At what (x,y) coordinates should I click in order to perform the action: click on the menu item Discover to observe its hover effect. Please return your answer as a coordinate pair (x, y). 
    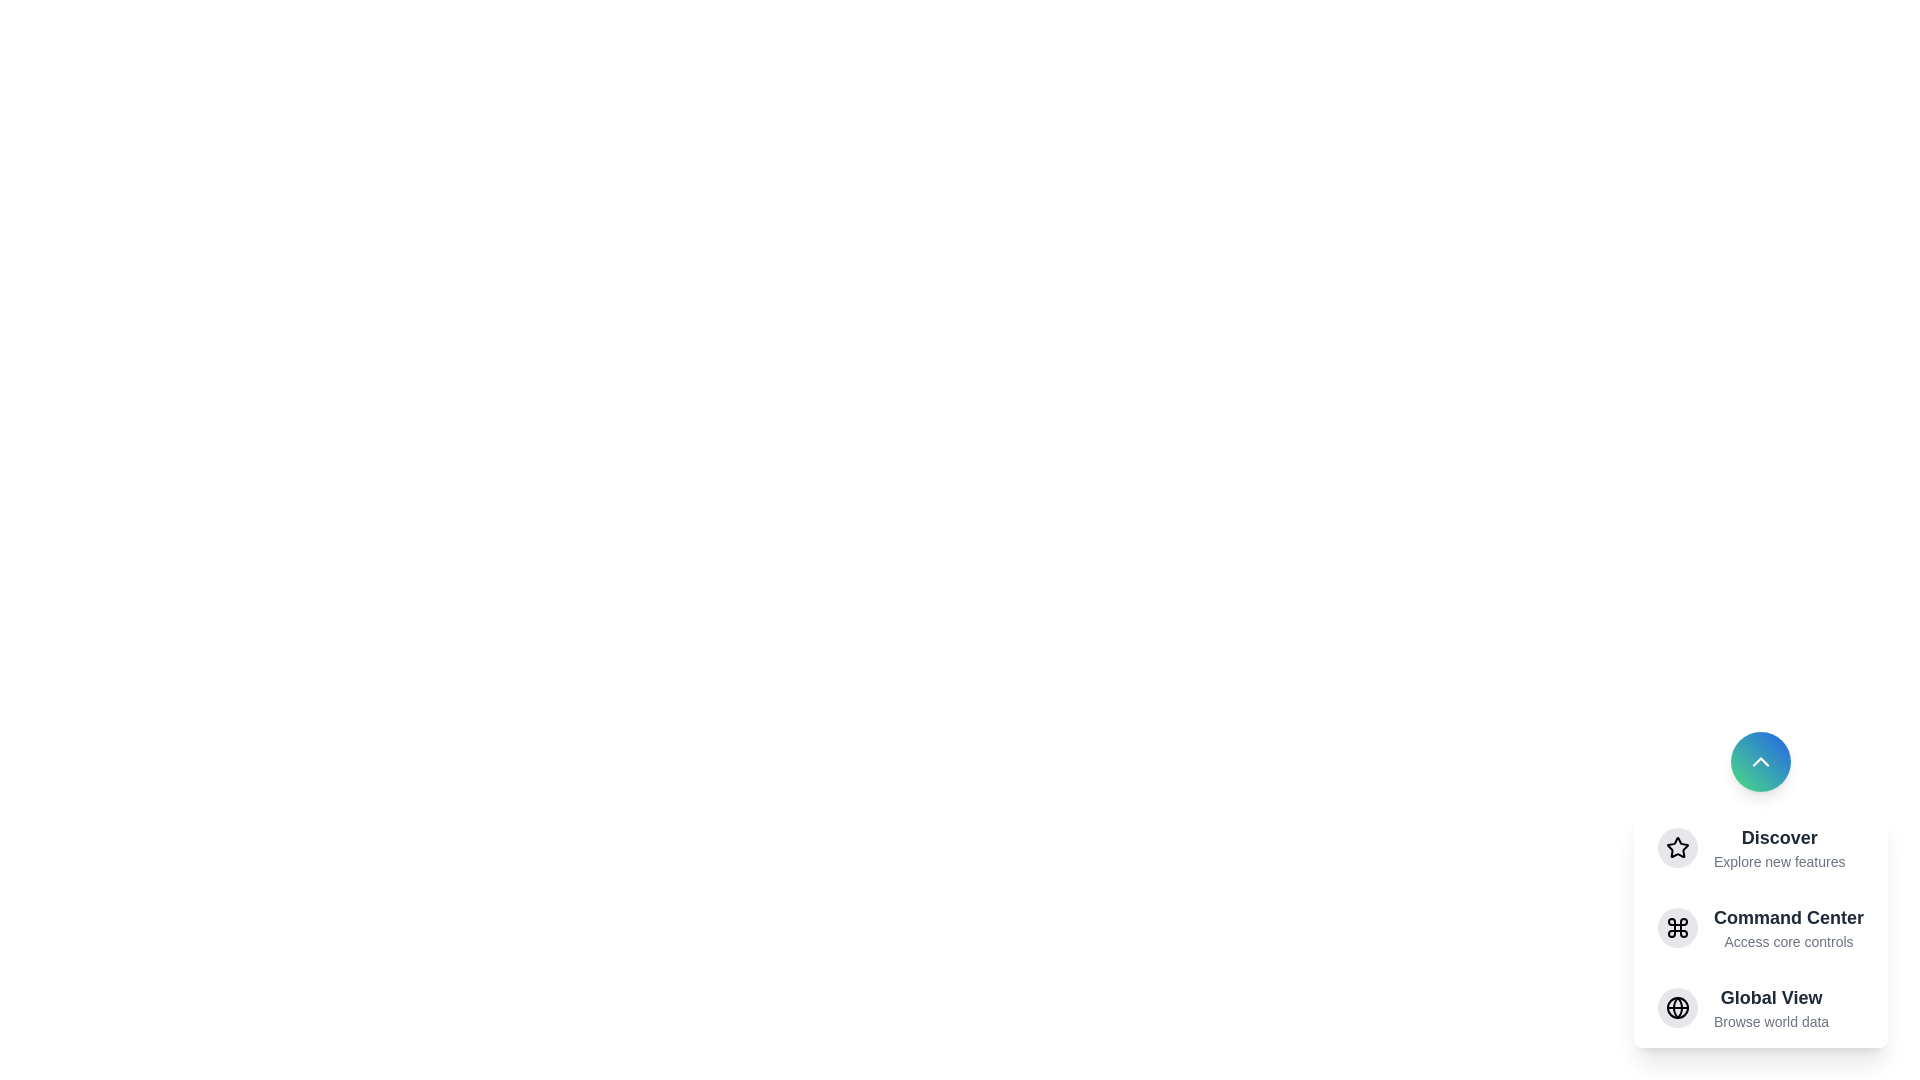
    Looking at the image, I should click on (1761, 848).